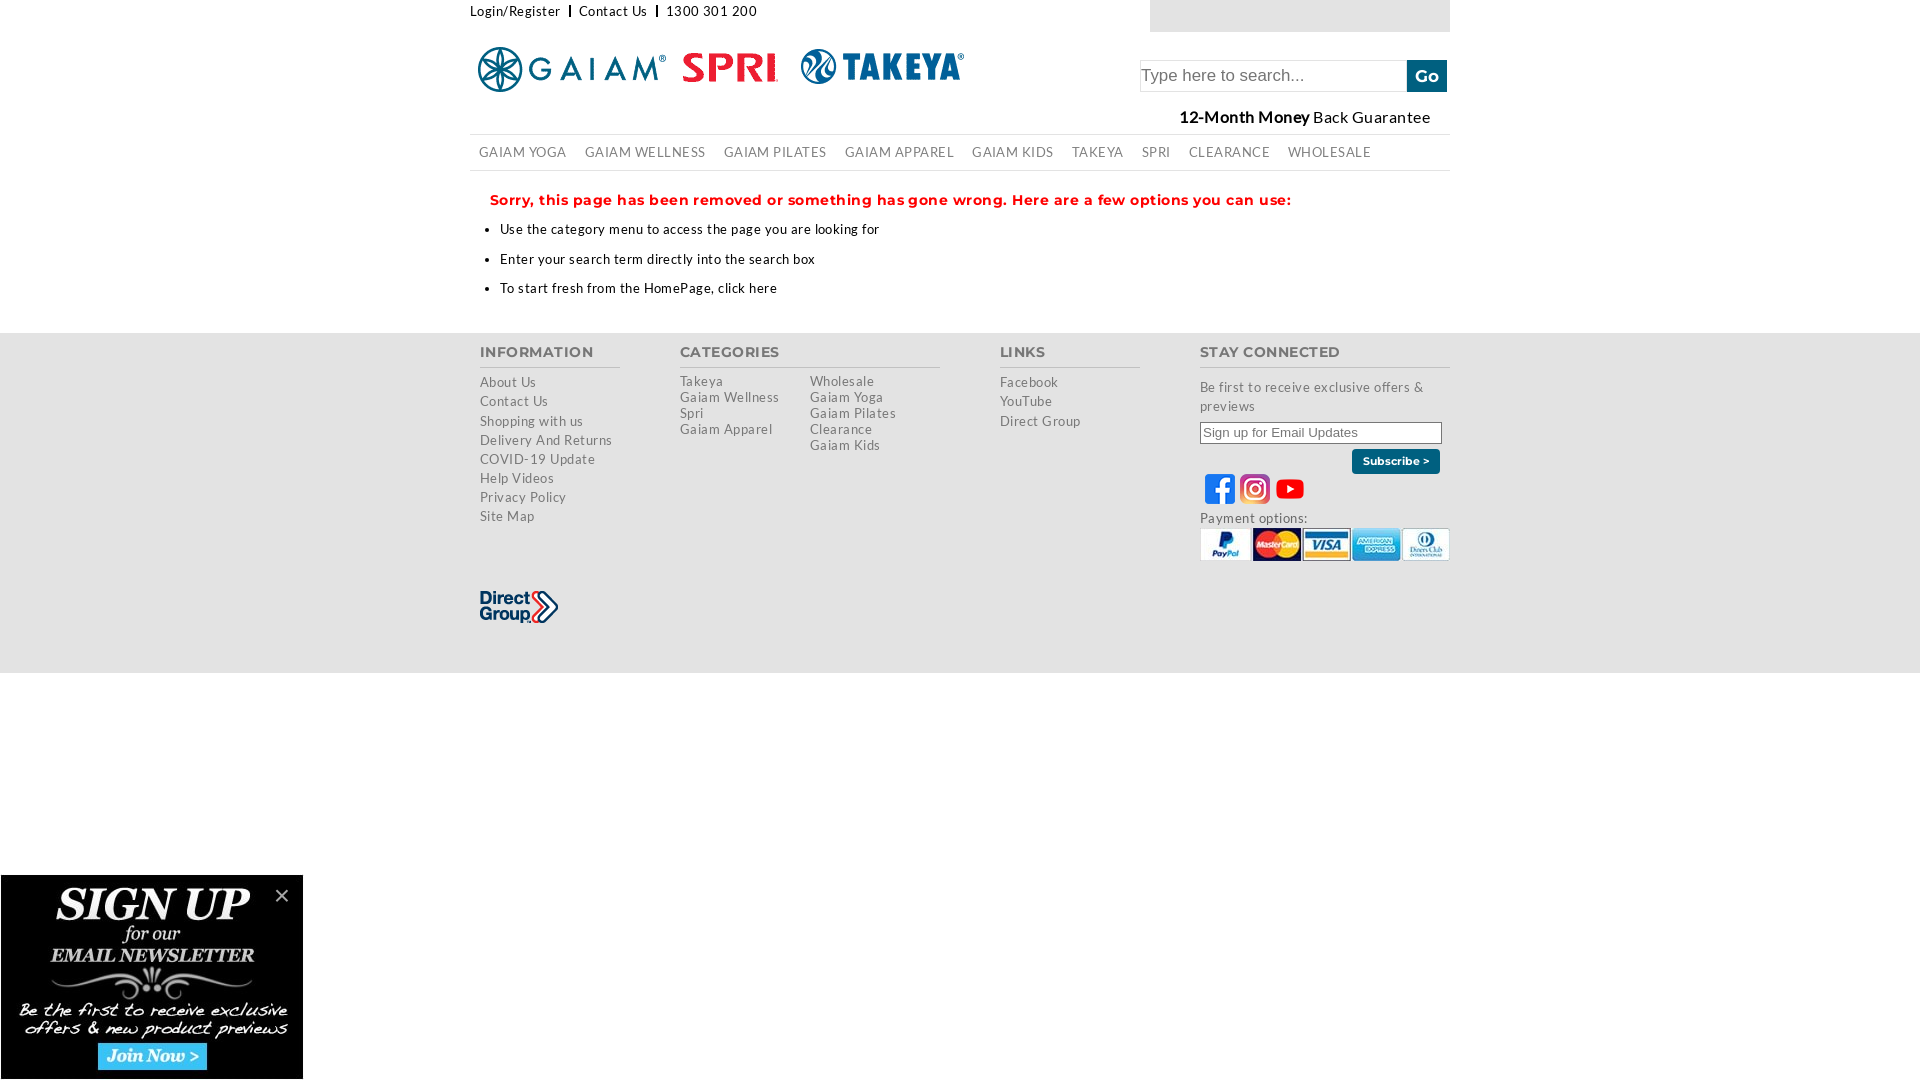 This screenshot has height=1080, width=1920. I want to click on 'Facebook', so click(1029, 381).